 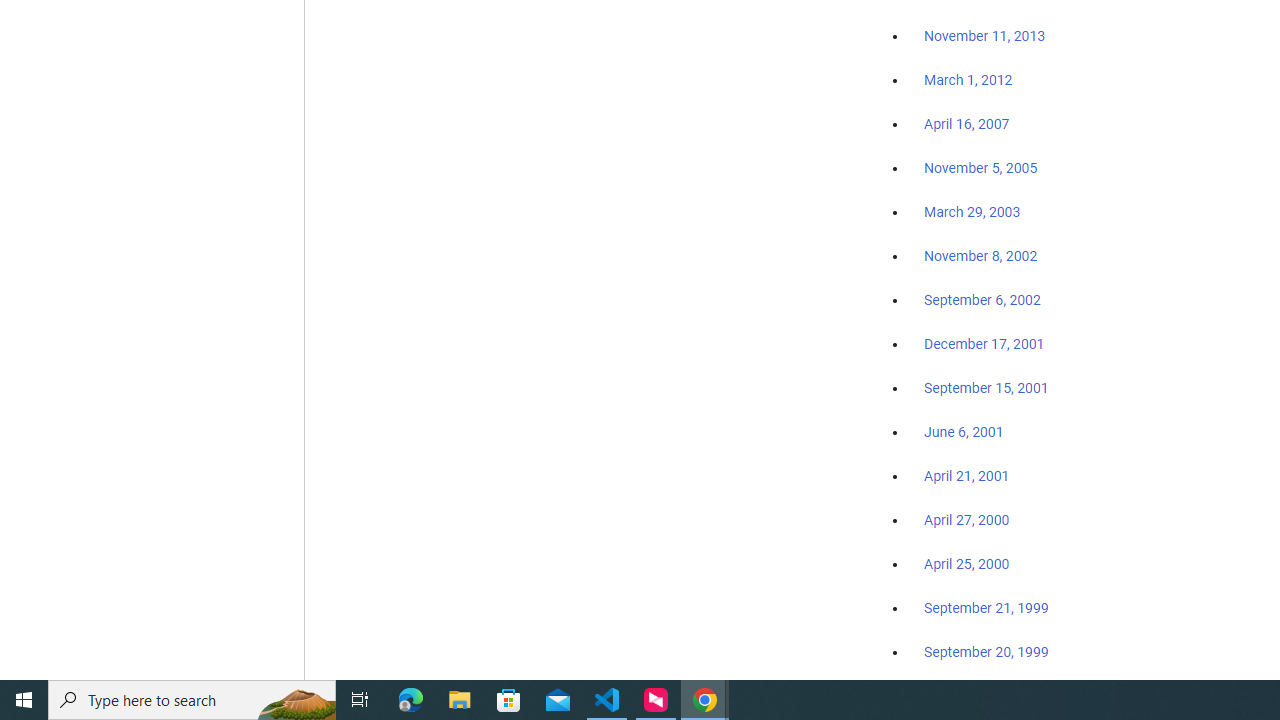 I want to click on 'April 16, 2007', so click(x=967, y=124).